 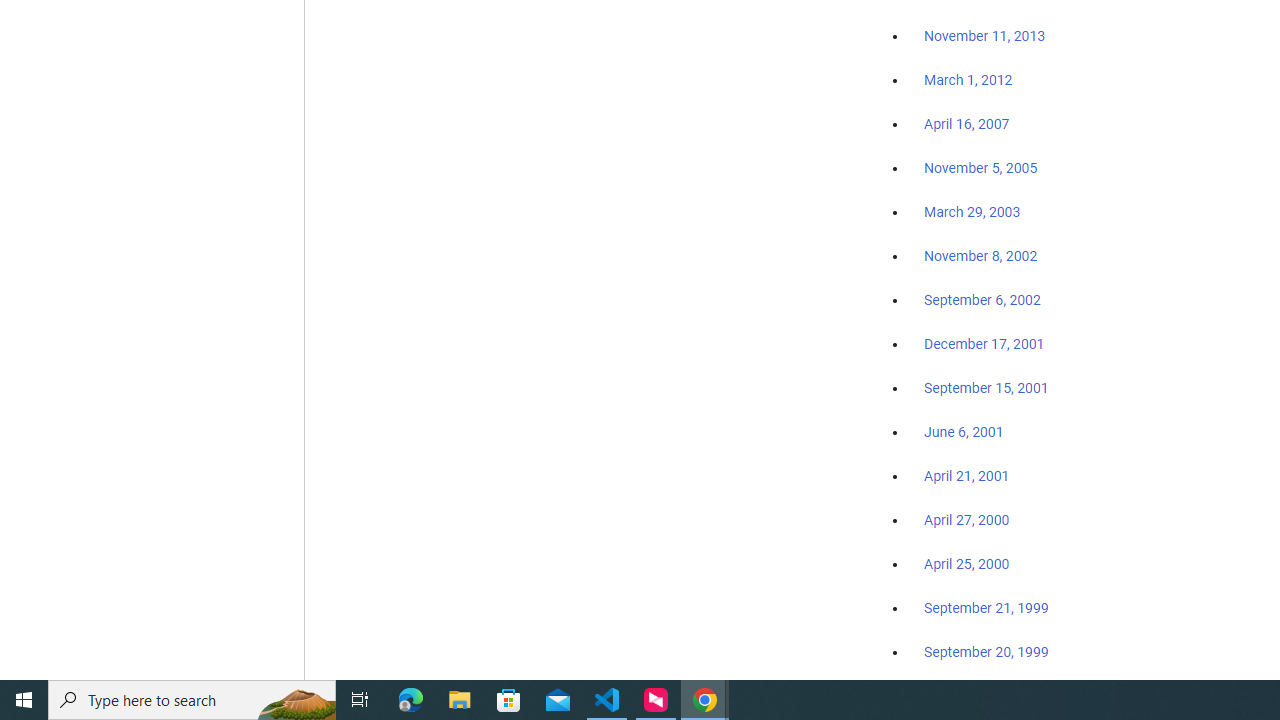 I want to click on 'April 16, 2007', so click(x=967, y=124).